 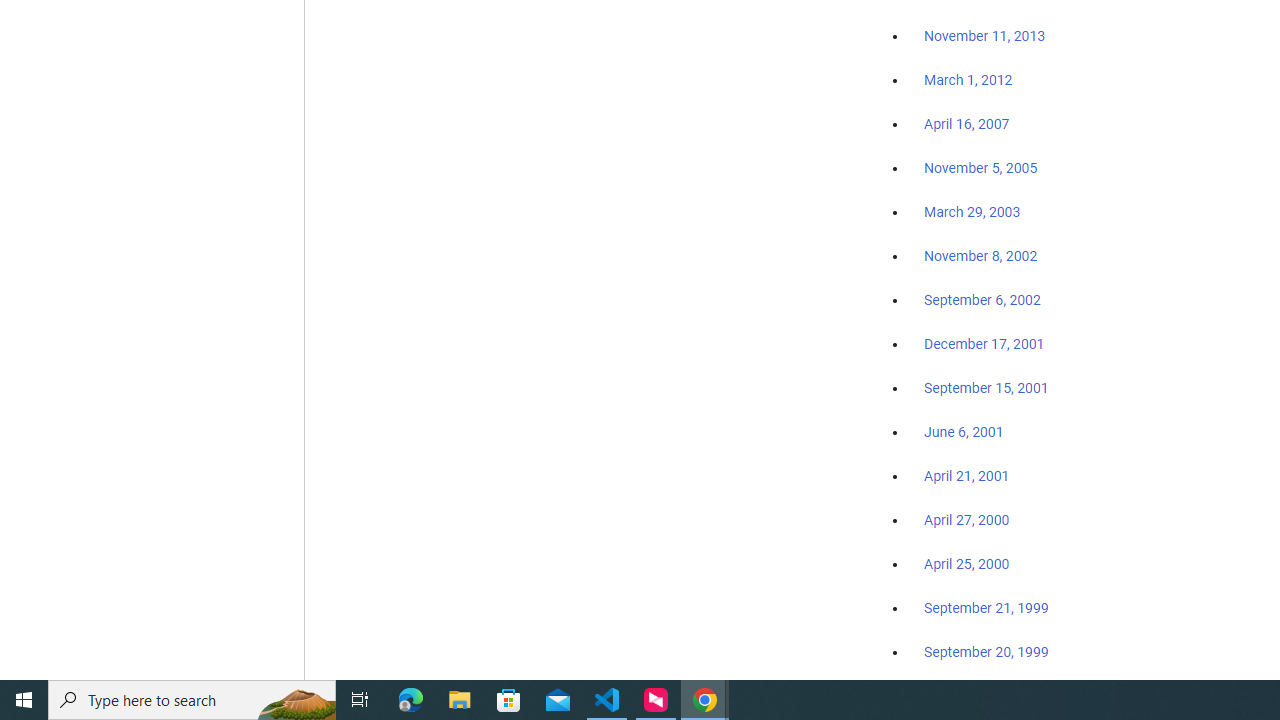 I want to click on 'April 16, 2007', so click(x=967, y=124).